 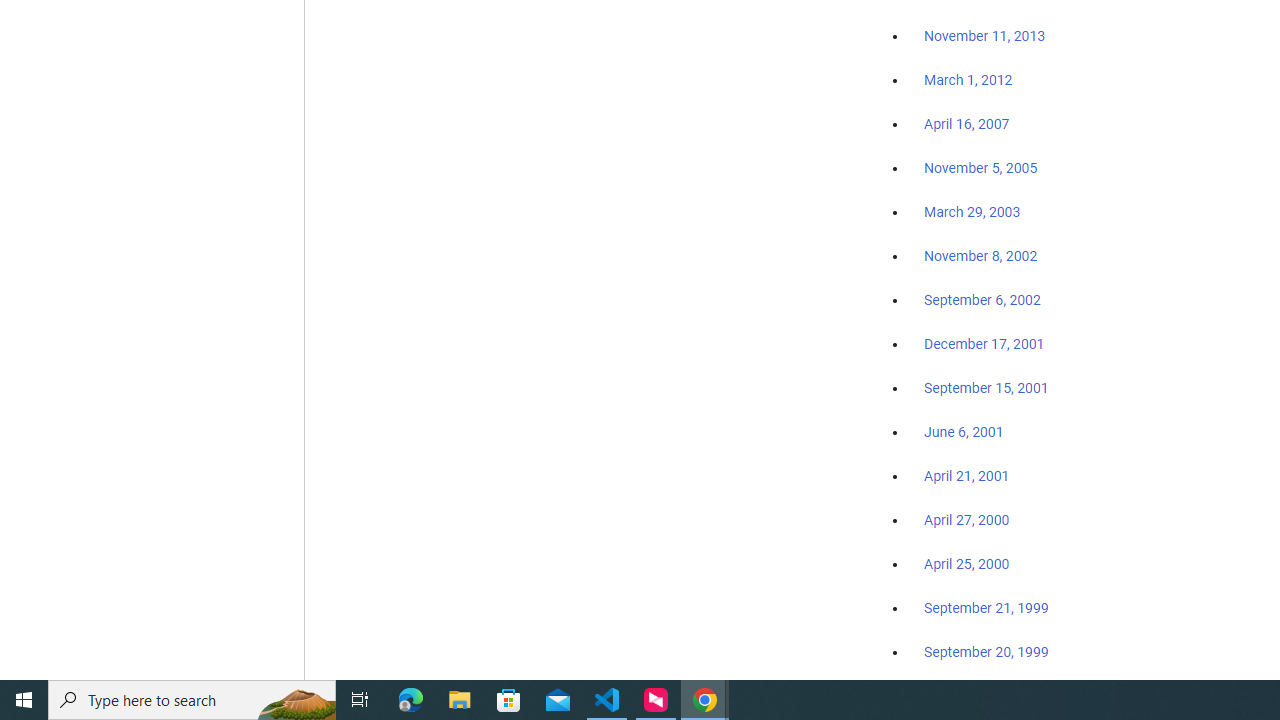 I want to click on 'April 16, 2007', so click(x=967, y=124).